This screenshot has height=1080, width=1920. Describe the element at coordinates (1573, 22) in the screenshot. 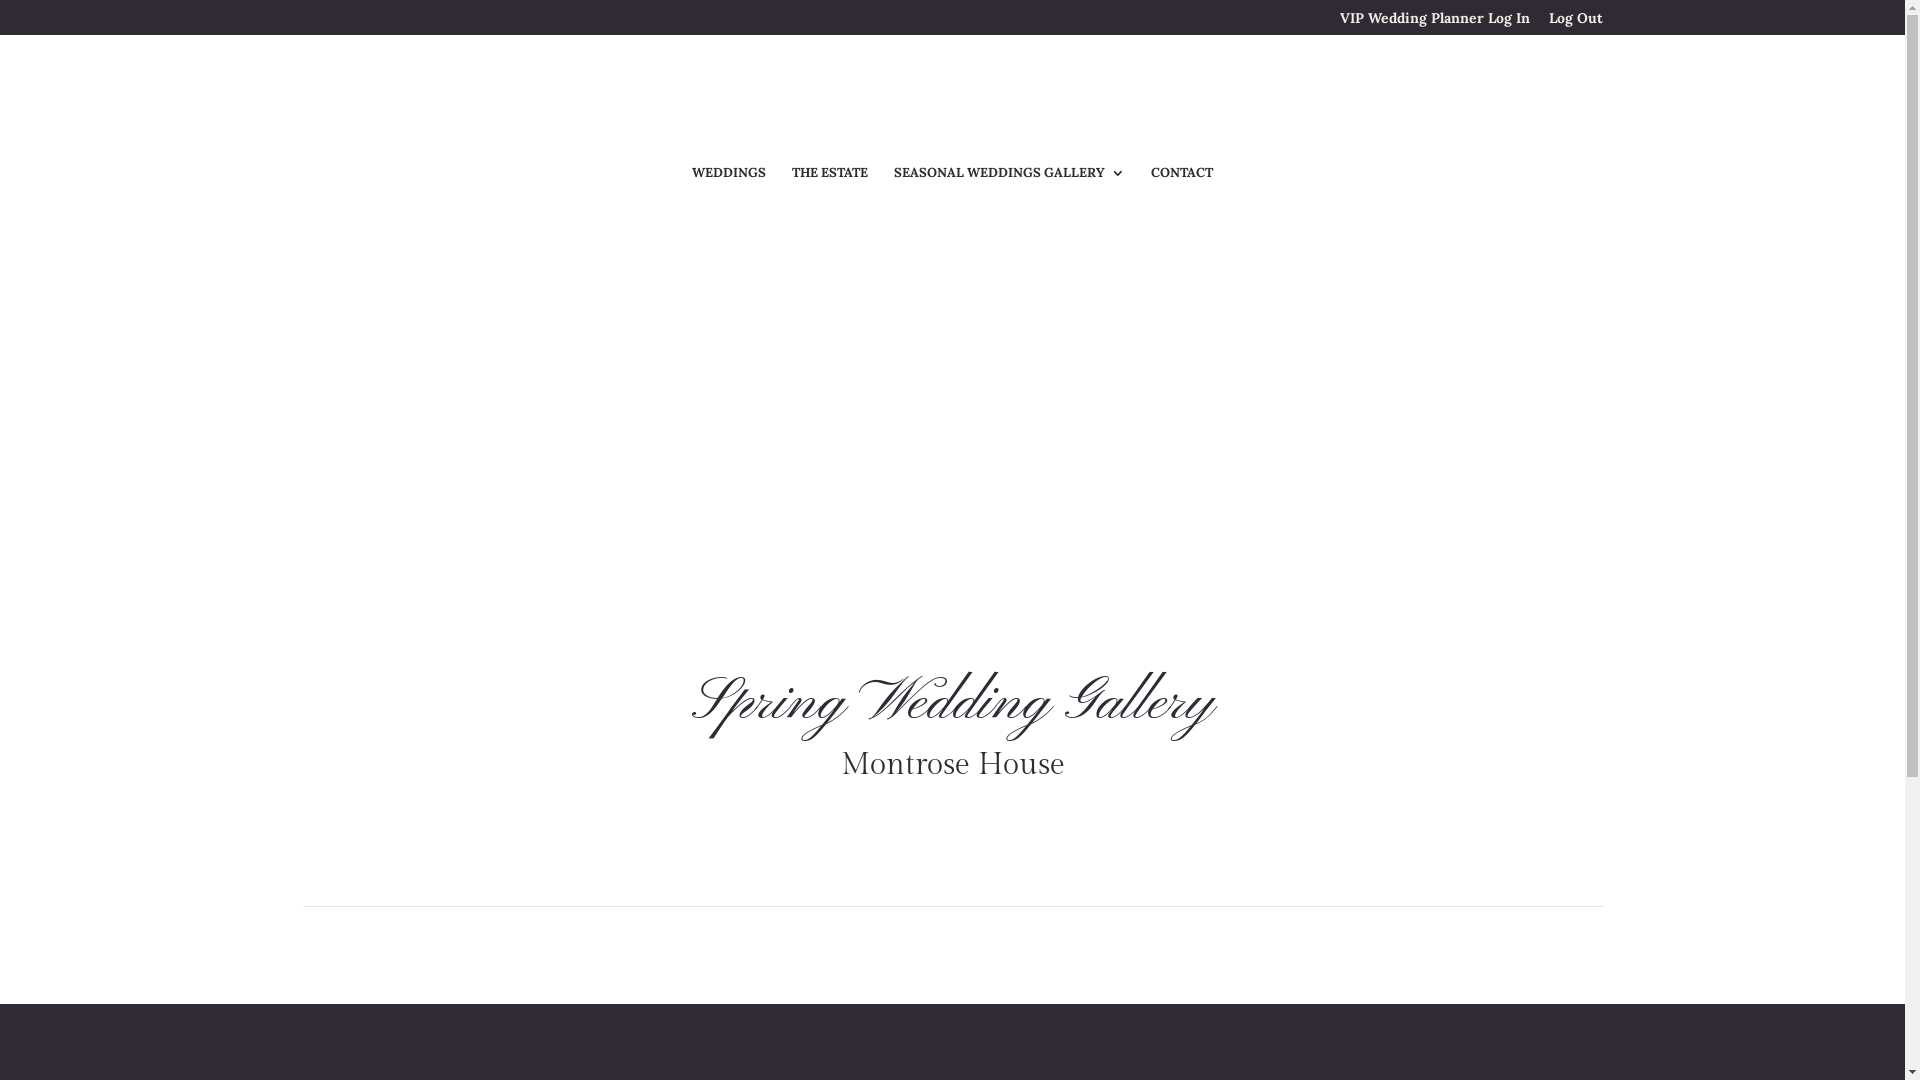

I see `'Log Out'` at that location.